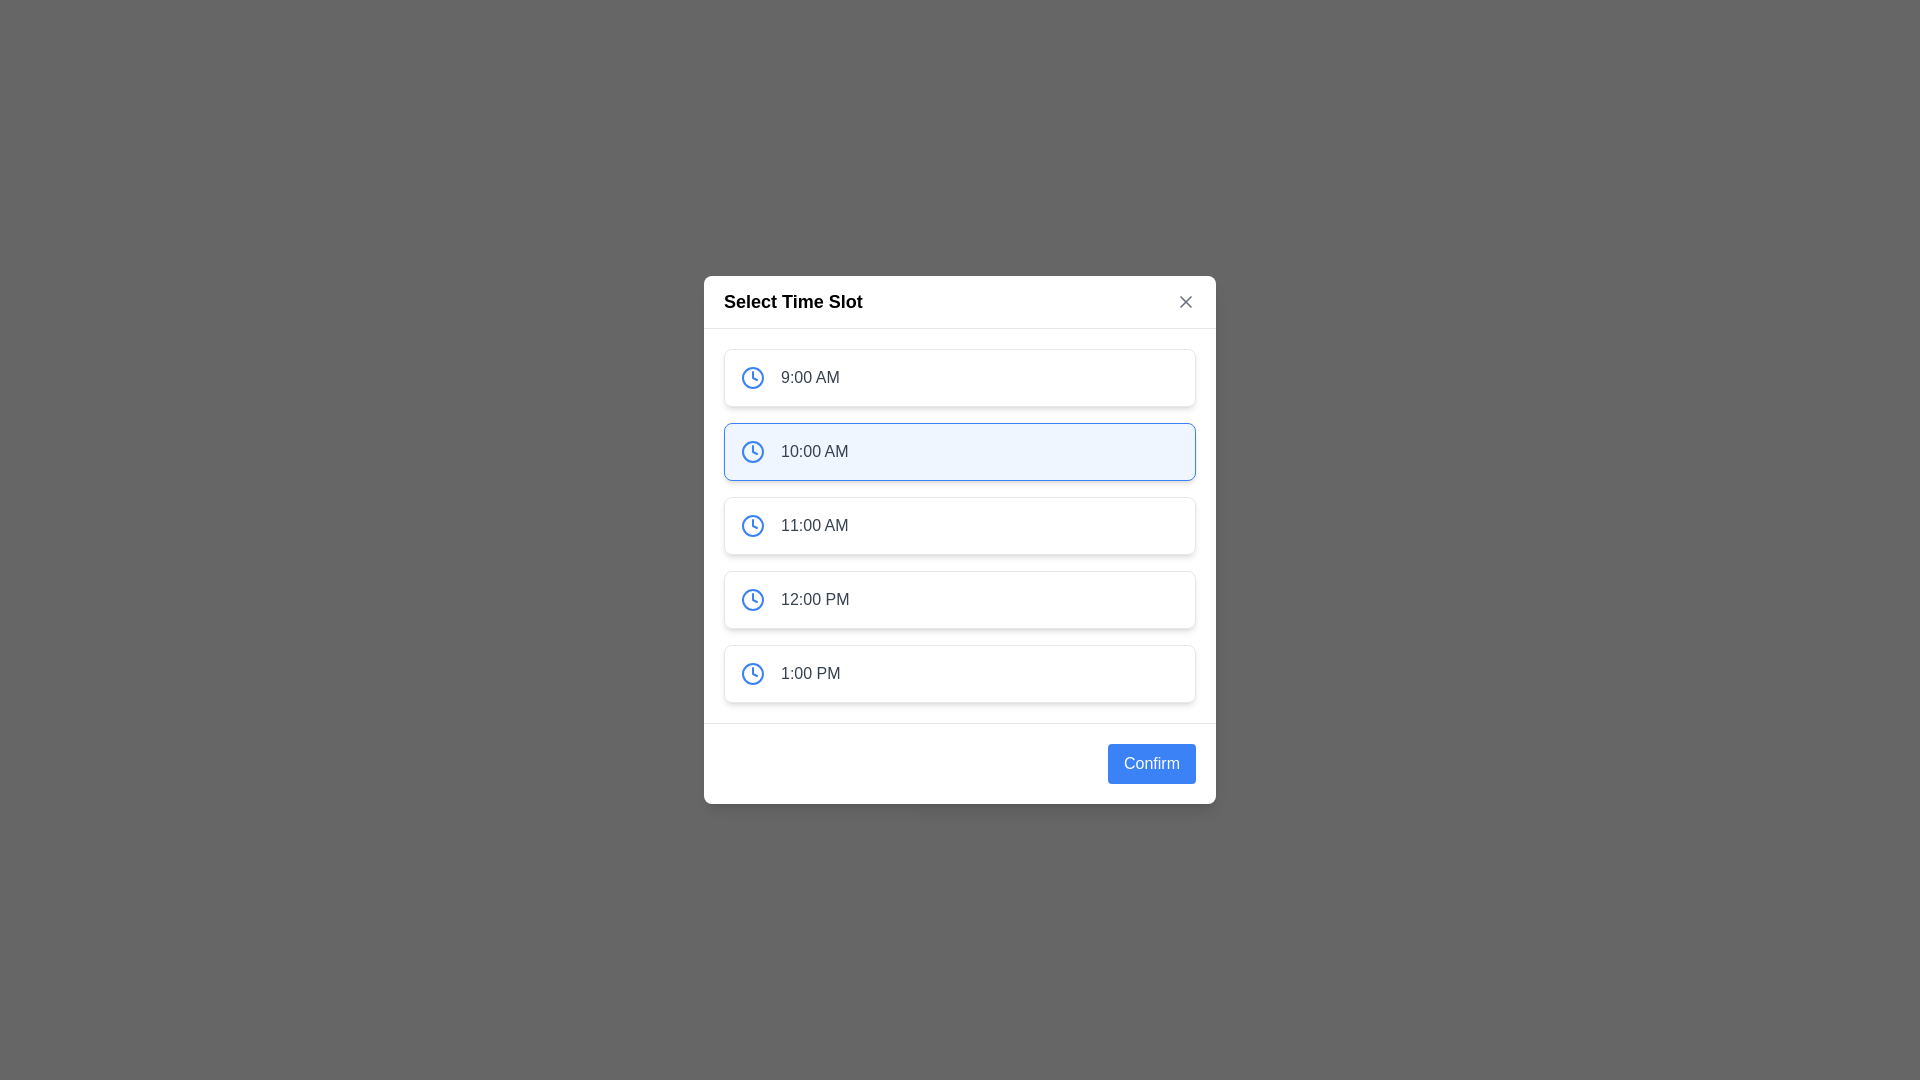 The image size is (1920, 1080). What do you see at coordinates (960, 378) in the screenshot?
I see `the time slot labeled 9:00 AM to select it` at bounding box center [960, 378].